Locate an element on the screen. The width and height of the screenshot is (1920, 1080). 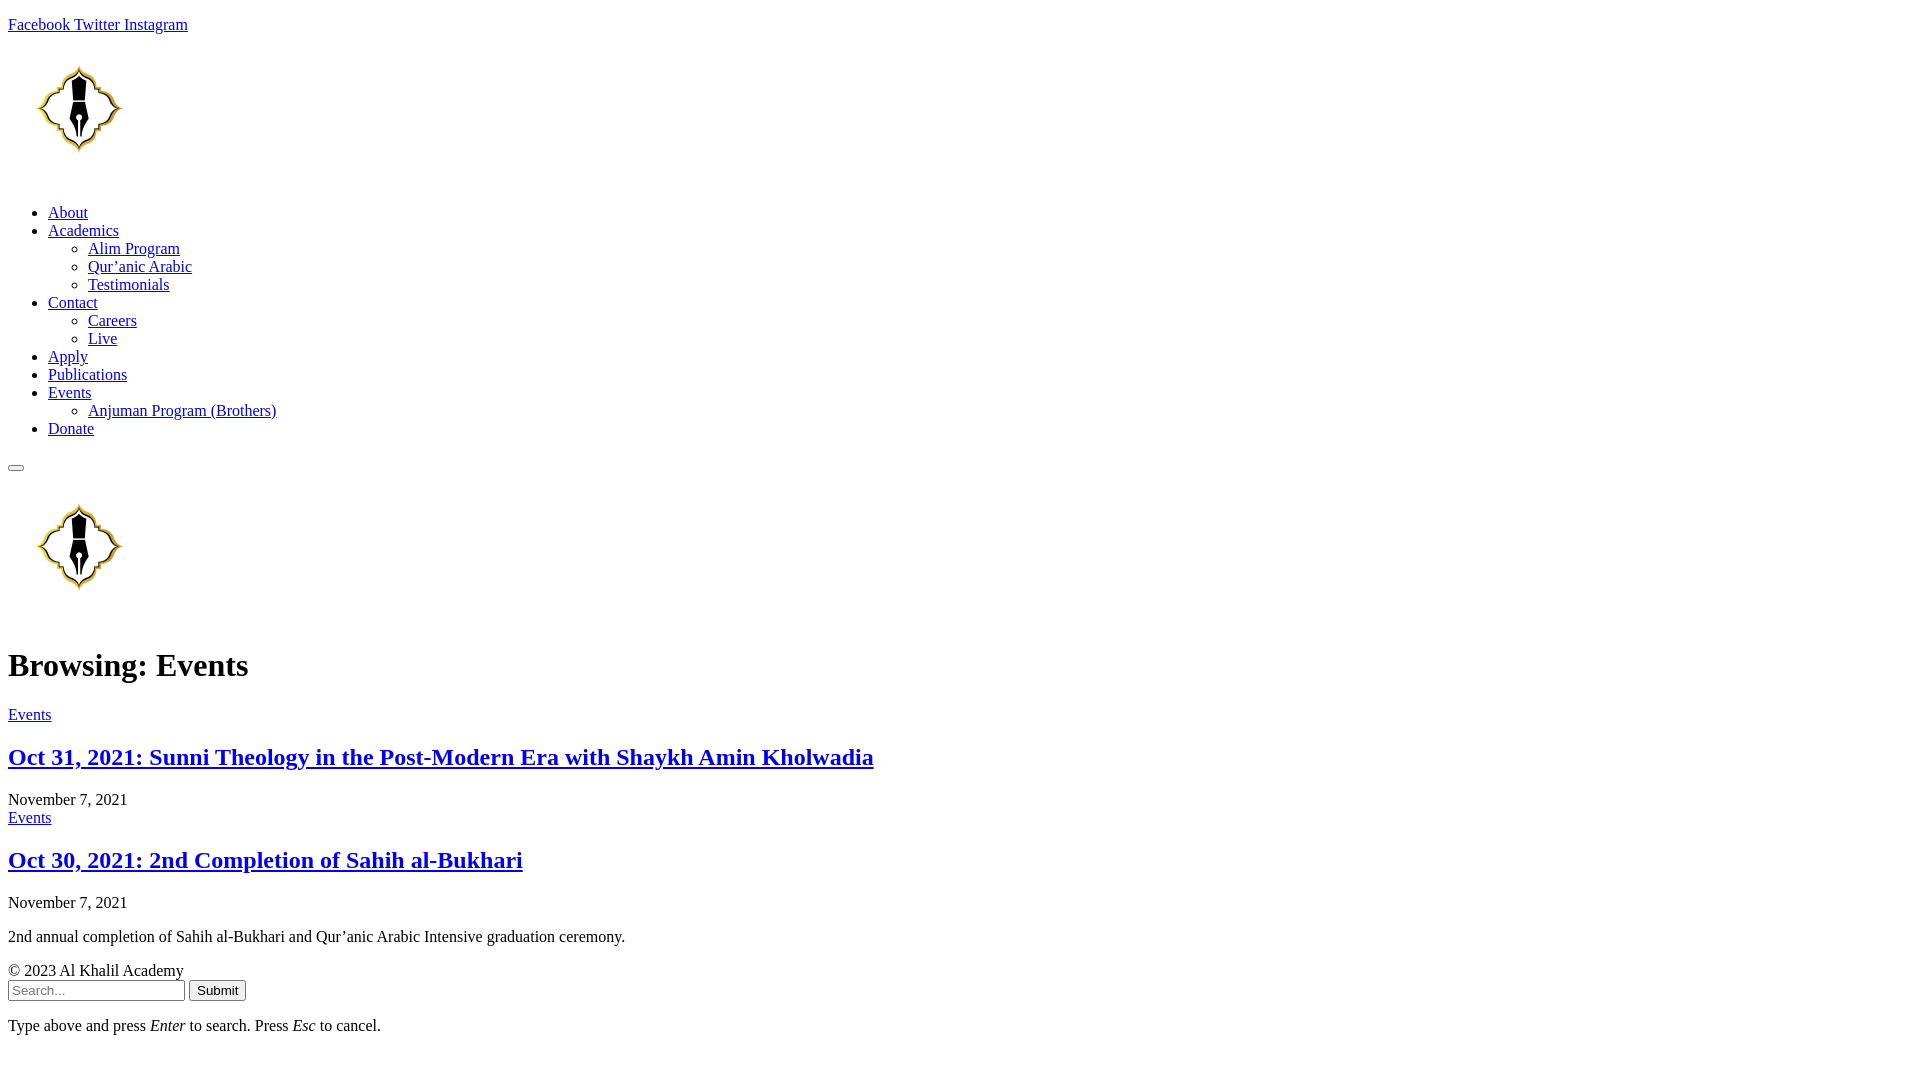
'Contact' is located at coordinates (72, 302).